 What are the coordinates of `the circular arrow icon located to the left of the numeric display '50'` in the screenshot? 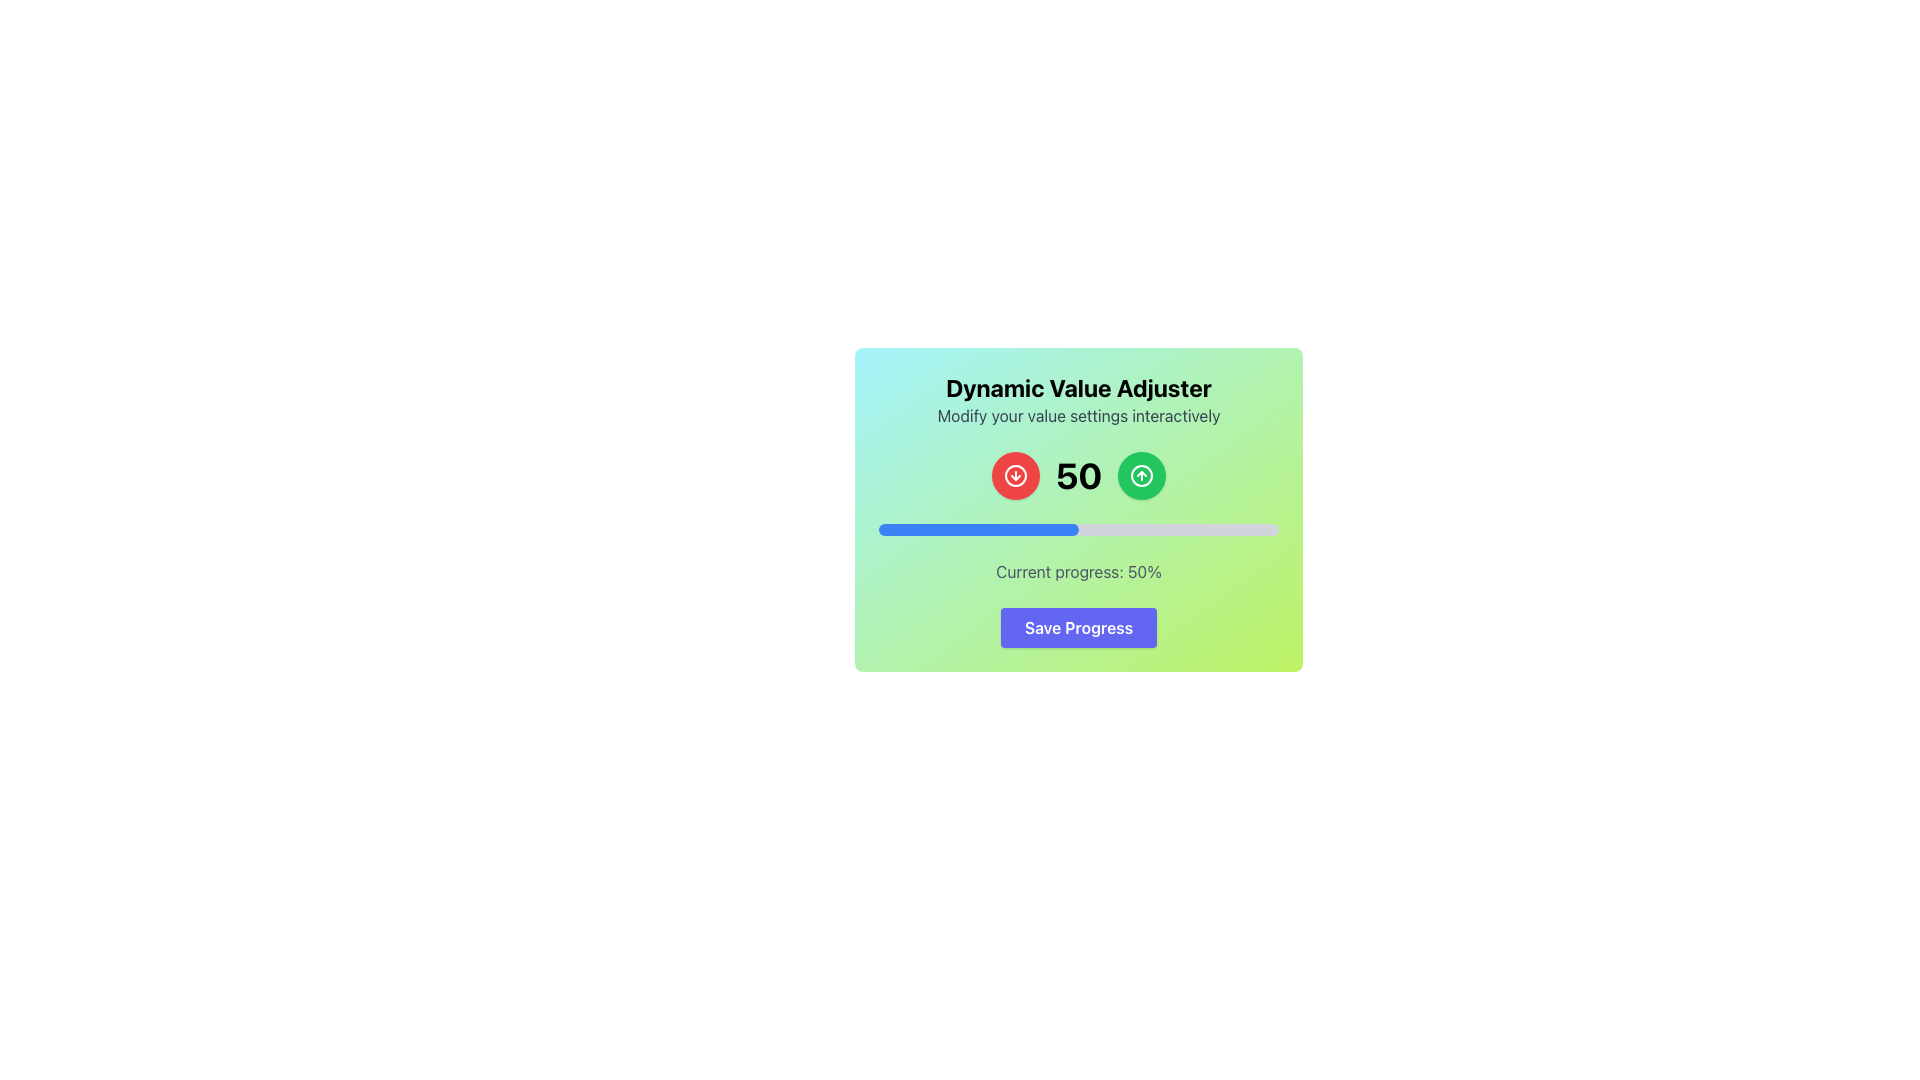 It's located at (1015, 475).